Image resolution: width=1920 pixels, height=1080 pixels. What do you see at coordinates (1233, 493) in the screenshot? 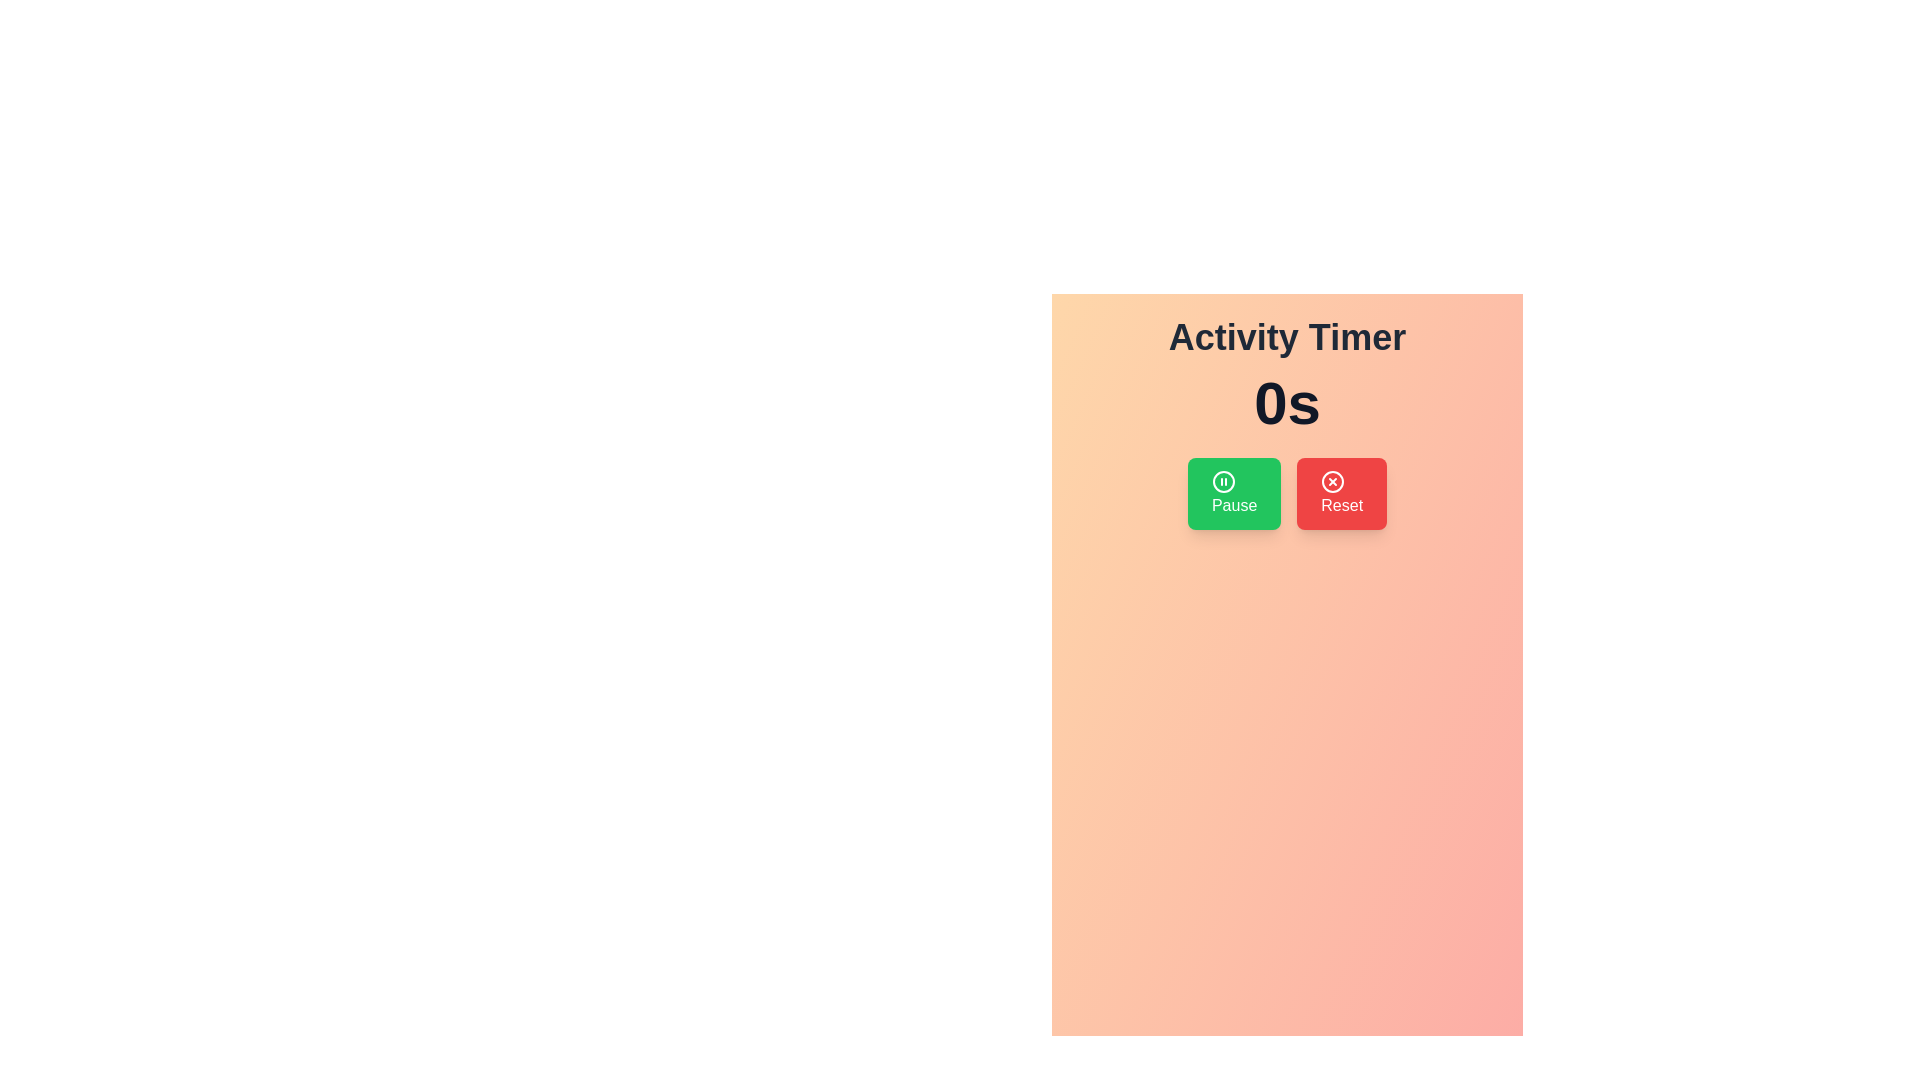
I see `the green 'Pause' button with a white pause icon and label, positioned below the 'Activity Timer' to observe visual feedback indicating interactivity` at bounding box center [1233, 493].